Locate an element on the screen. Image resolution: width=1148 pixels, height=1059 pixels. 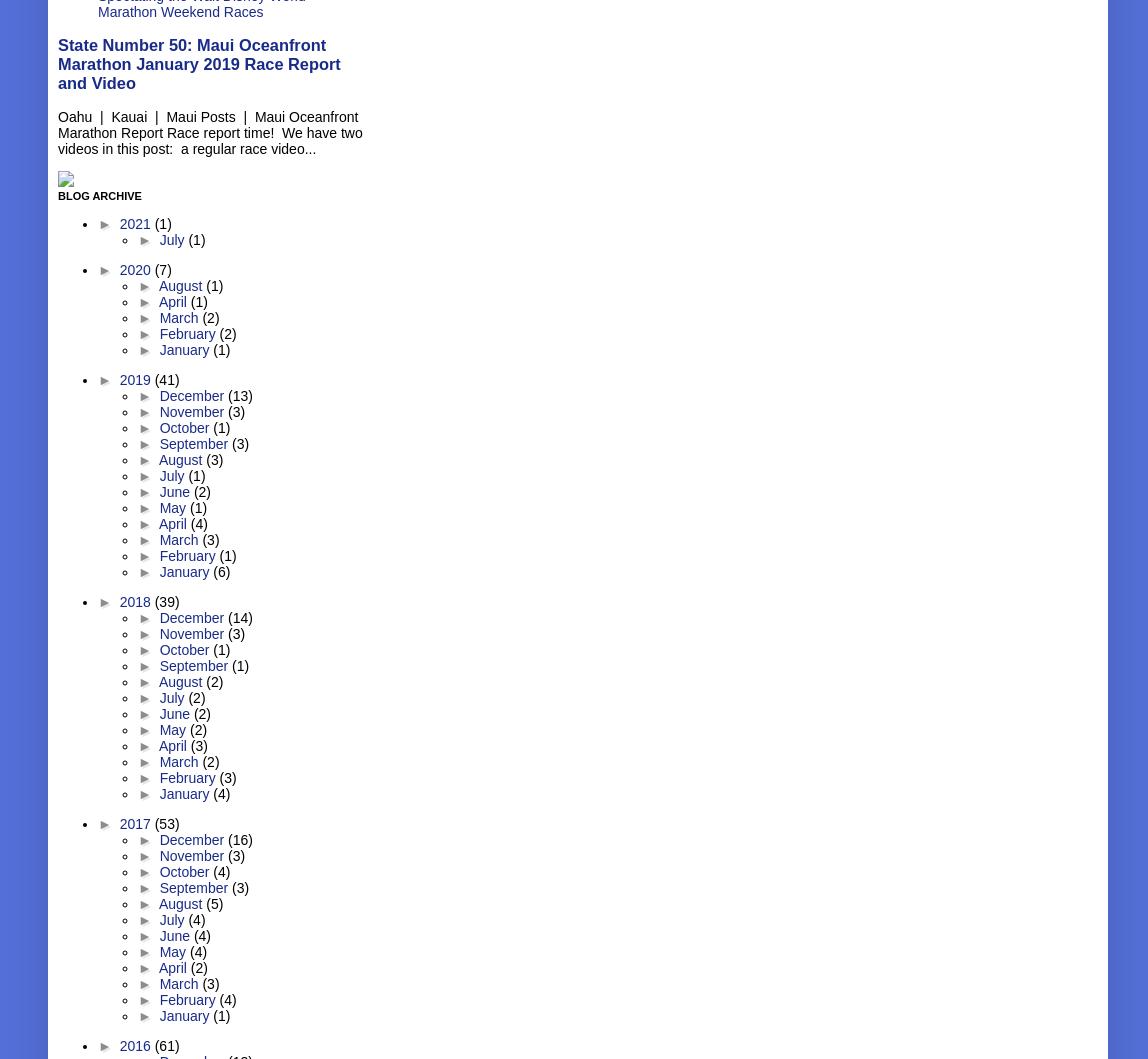
'(14)' is located at coordinates (240, 617).